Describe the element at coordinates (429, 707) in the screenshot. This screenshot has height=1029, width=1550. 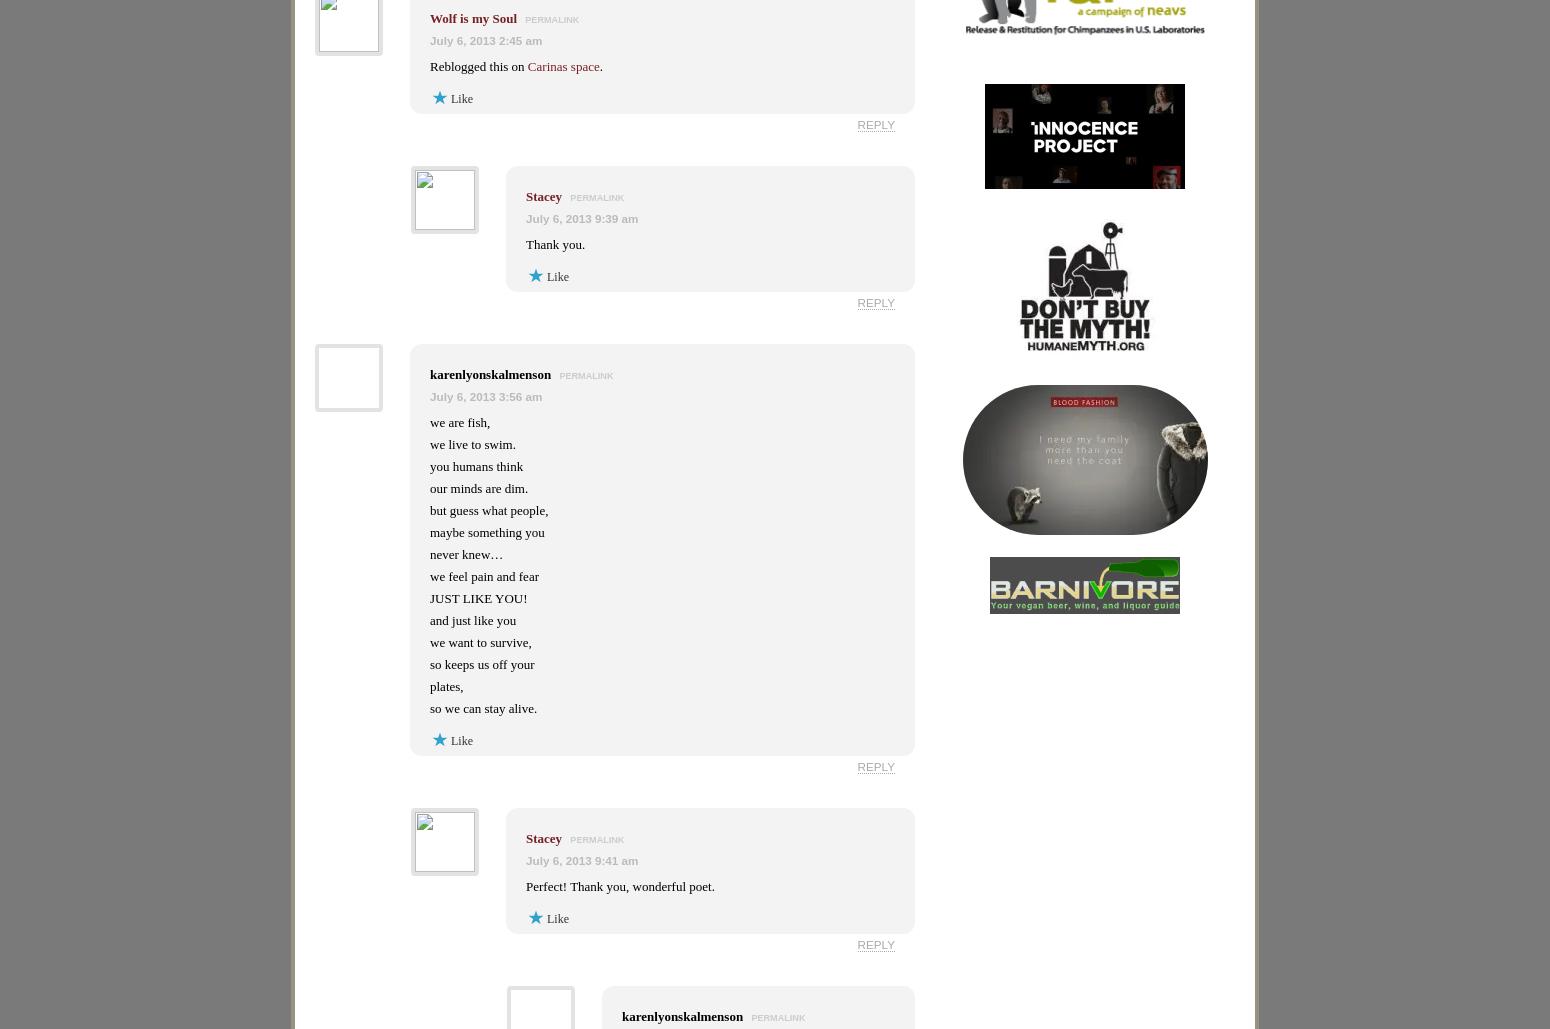
I see `'so we can stay alive.'` at that location.